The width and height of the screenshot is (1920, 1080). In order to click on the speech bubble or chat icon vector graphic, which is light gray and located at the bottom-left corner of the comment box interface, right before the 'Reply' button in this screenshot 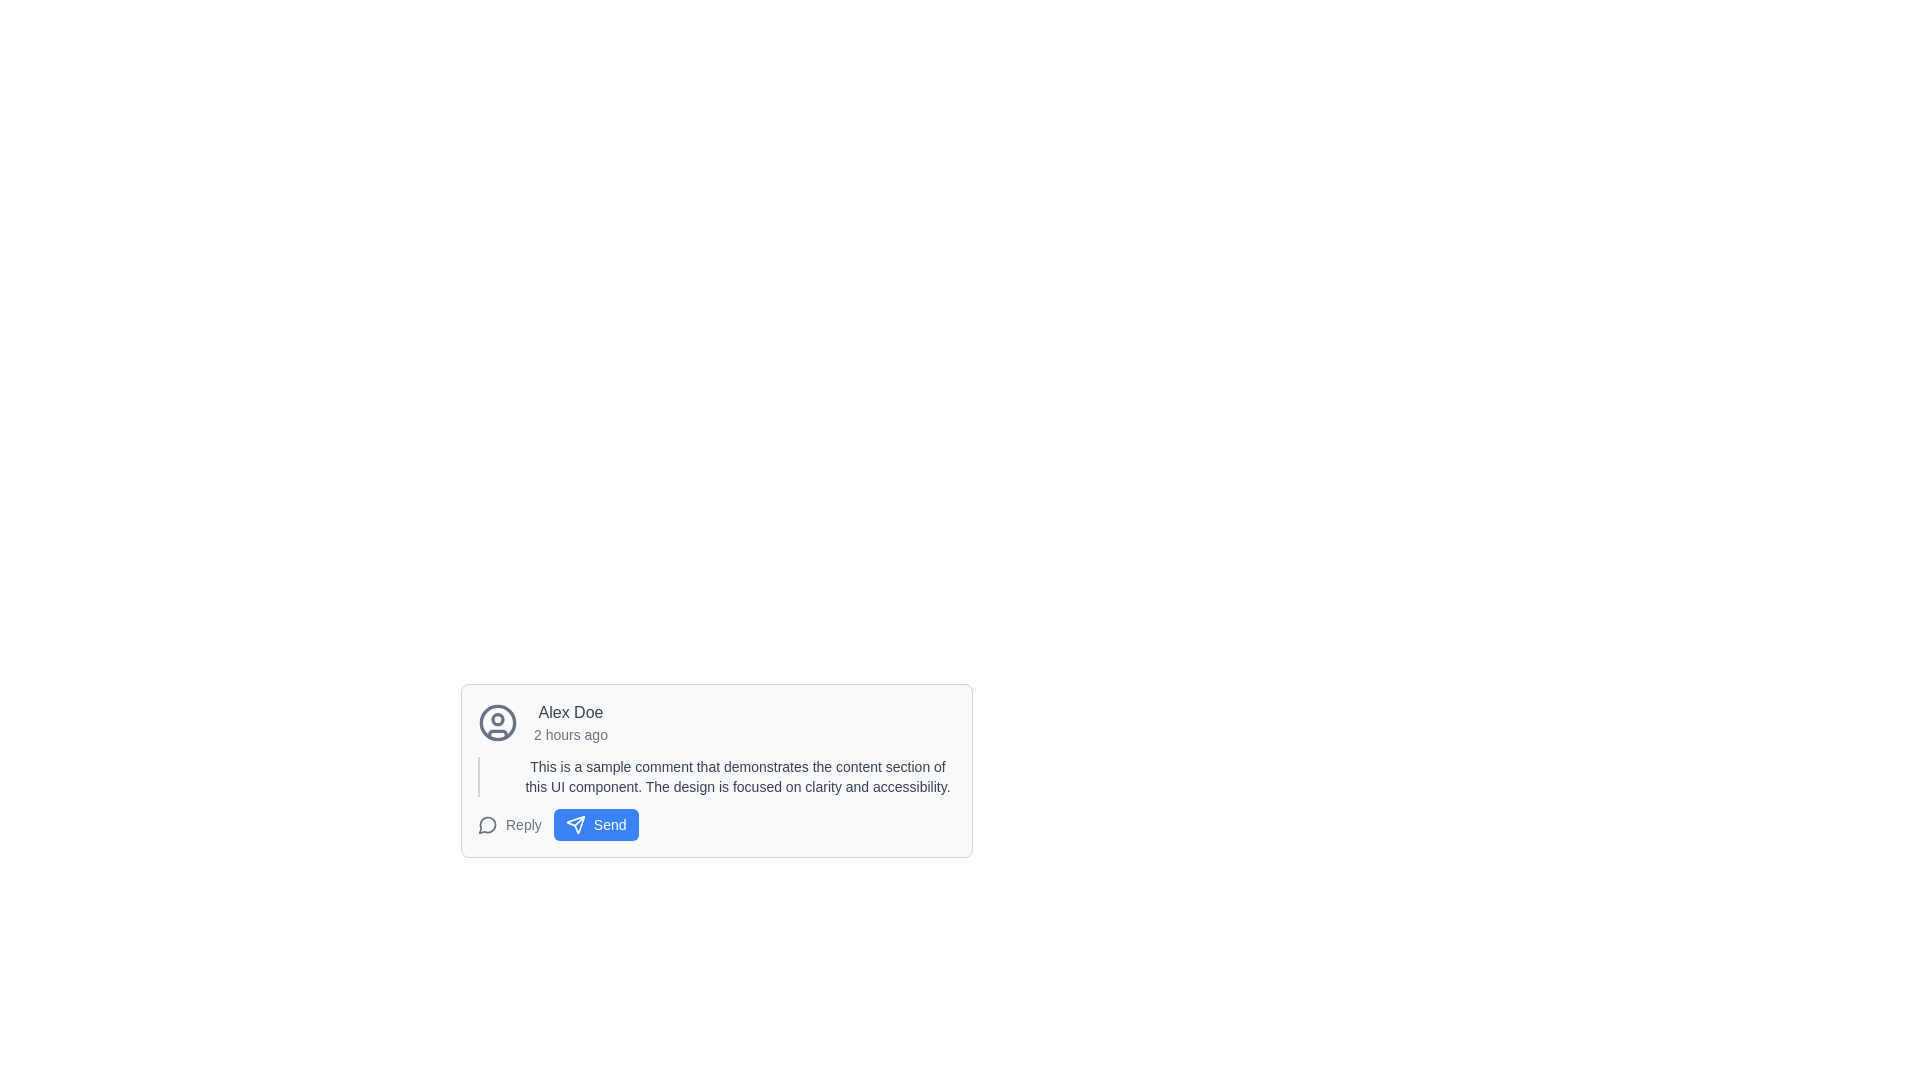, I will do `click(487, 825)`.